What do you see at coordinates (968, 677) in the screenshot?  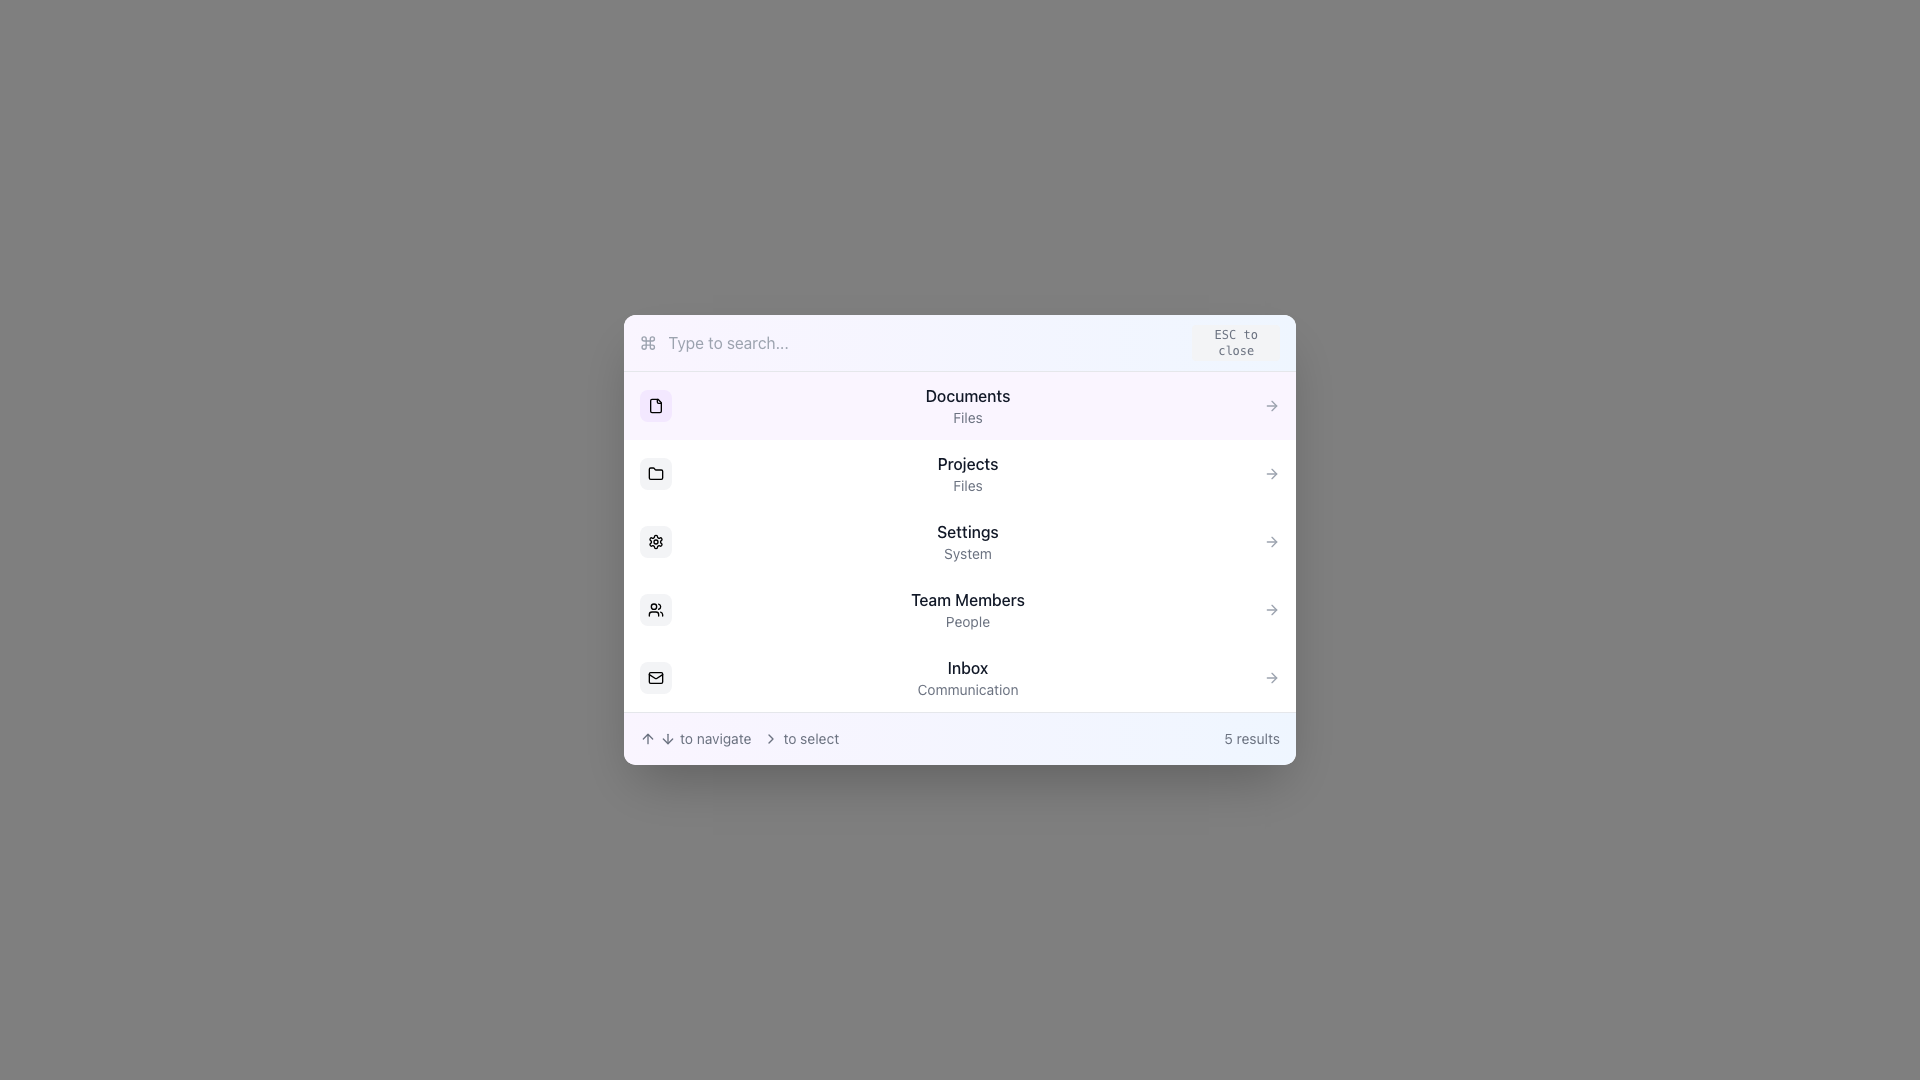 I see `the 'Inbox' option in the fifth row of the 'Team Members' section, which is a clickable list item displaying bold text 'Inbox' and smaller text 'Communication'` at bounding box center [968, 677].